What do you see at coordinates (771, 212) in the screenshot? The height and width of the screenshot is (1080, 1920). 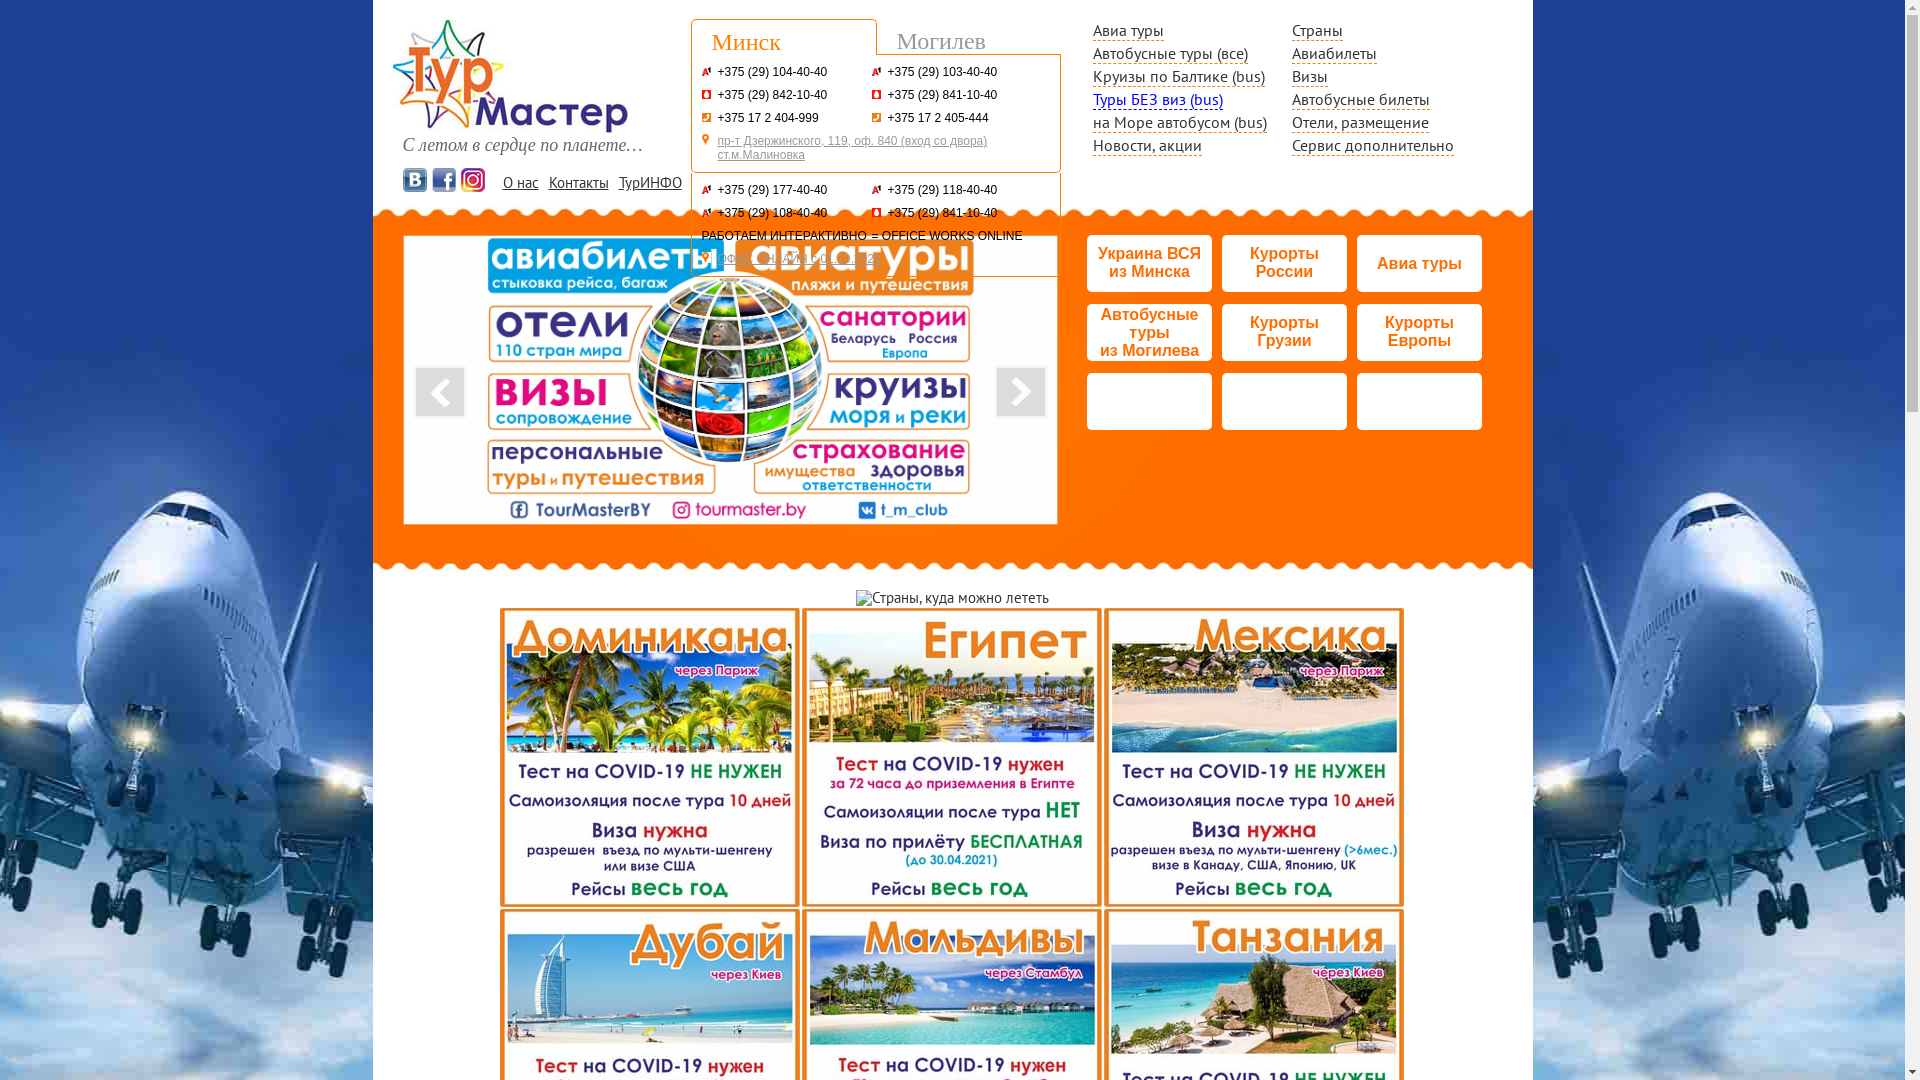 I see `'+375 (29) 108-40-40'` at bounding box center [771, 212].